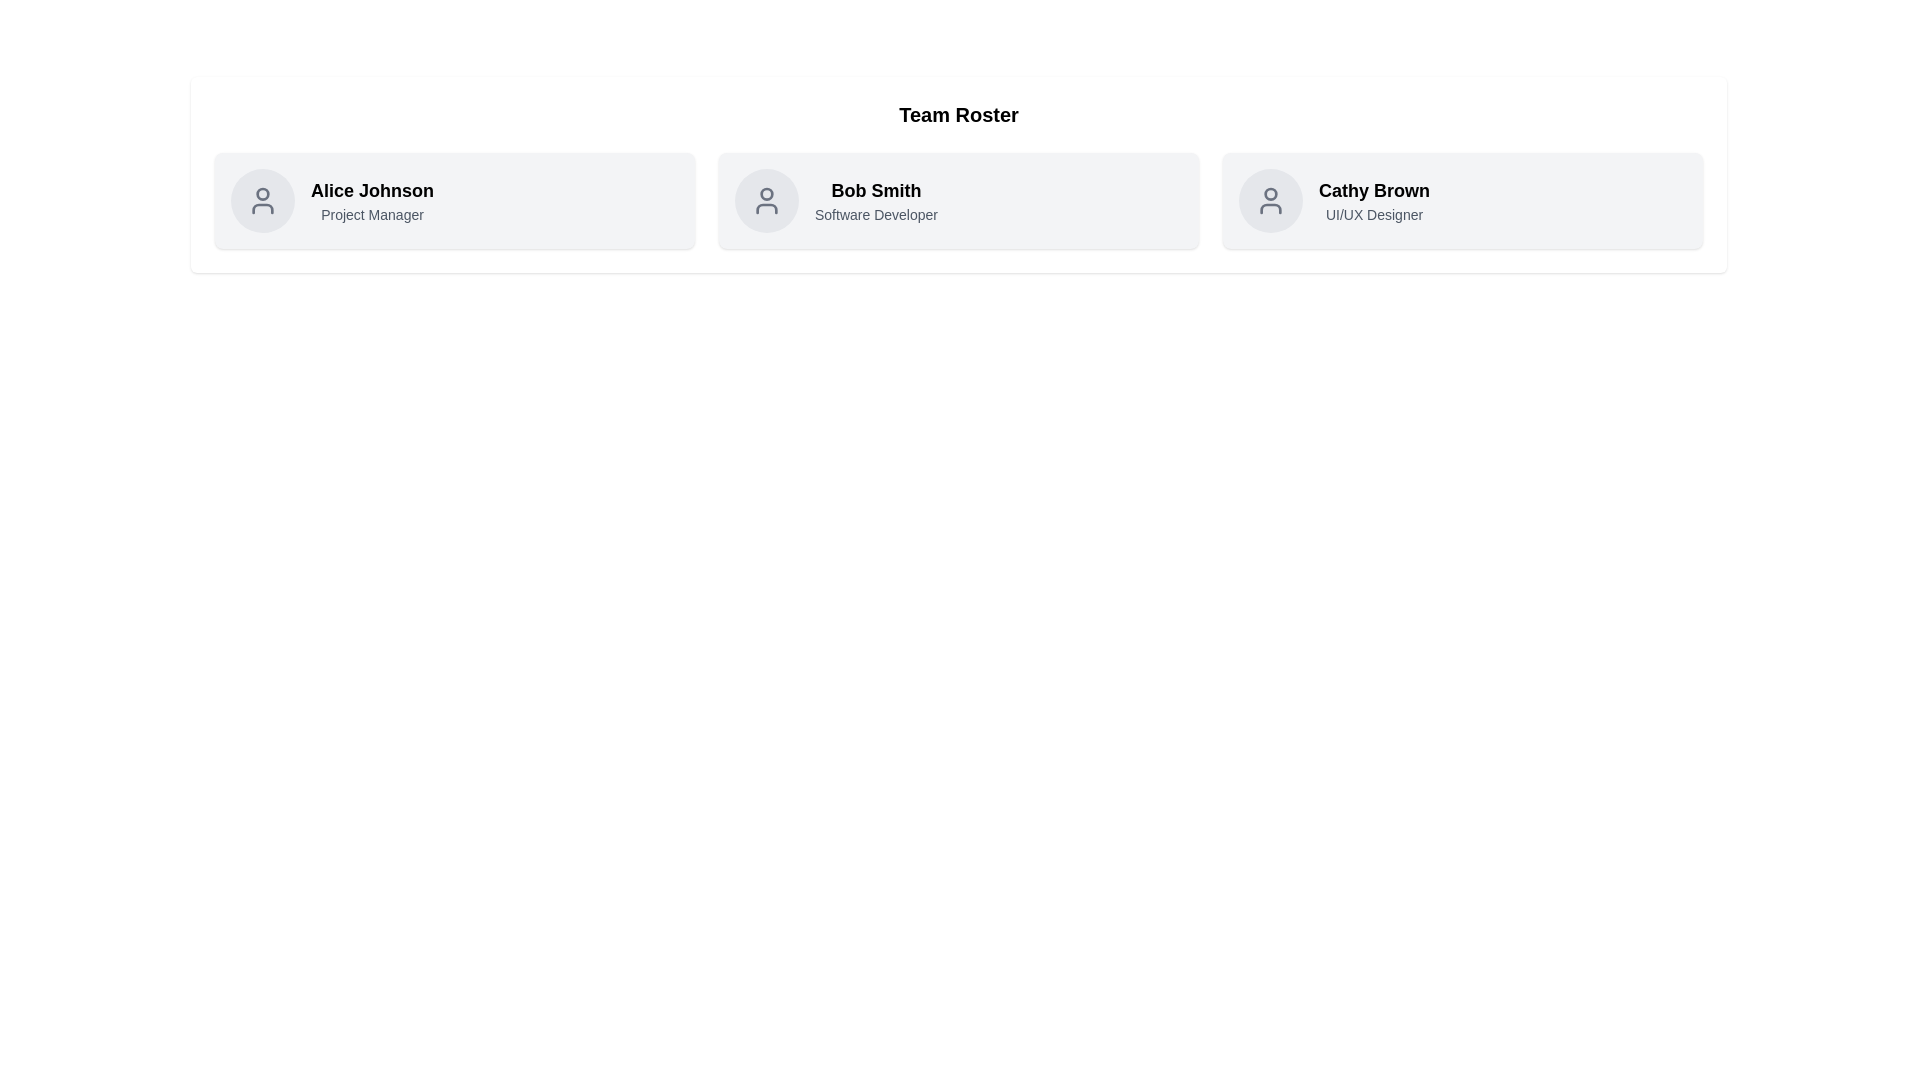 The image size is (1920, 1080). I want to click on text content of the Text Display element that shows 'Cathy Brown' and 'UI/UX Designer' in the third profile card located at the far right, so click(1373, 200).